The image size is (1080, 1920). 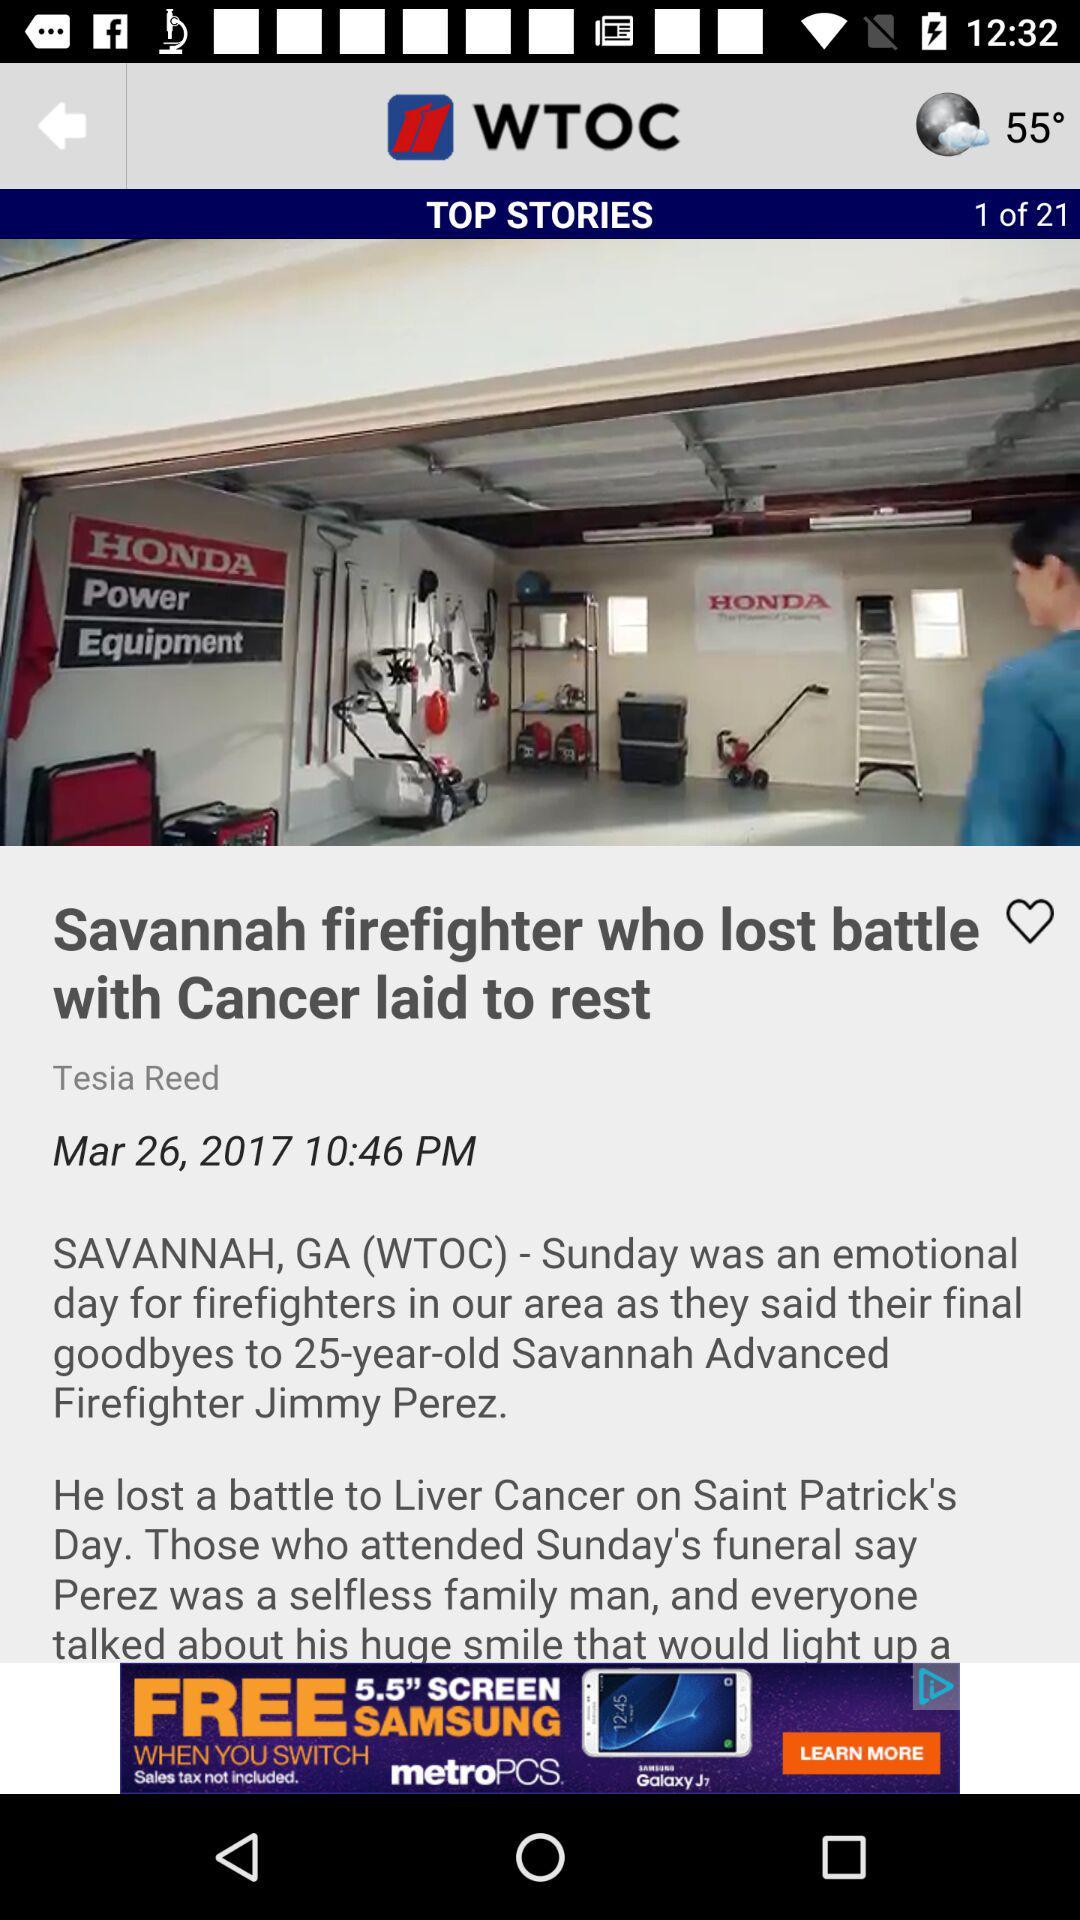 What do you see at coordinates (1017, 920) in the screenshot?
I see `the favorite icon` at bounding box center [1017, 920].